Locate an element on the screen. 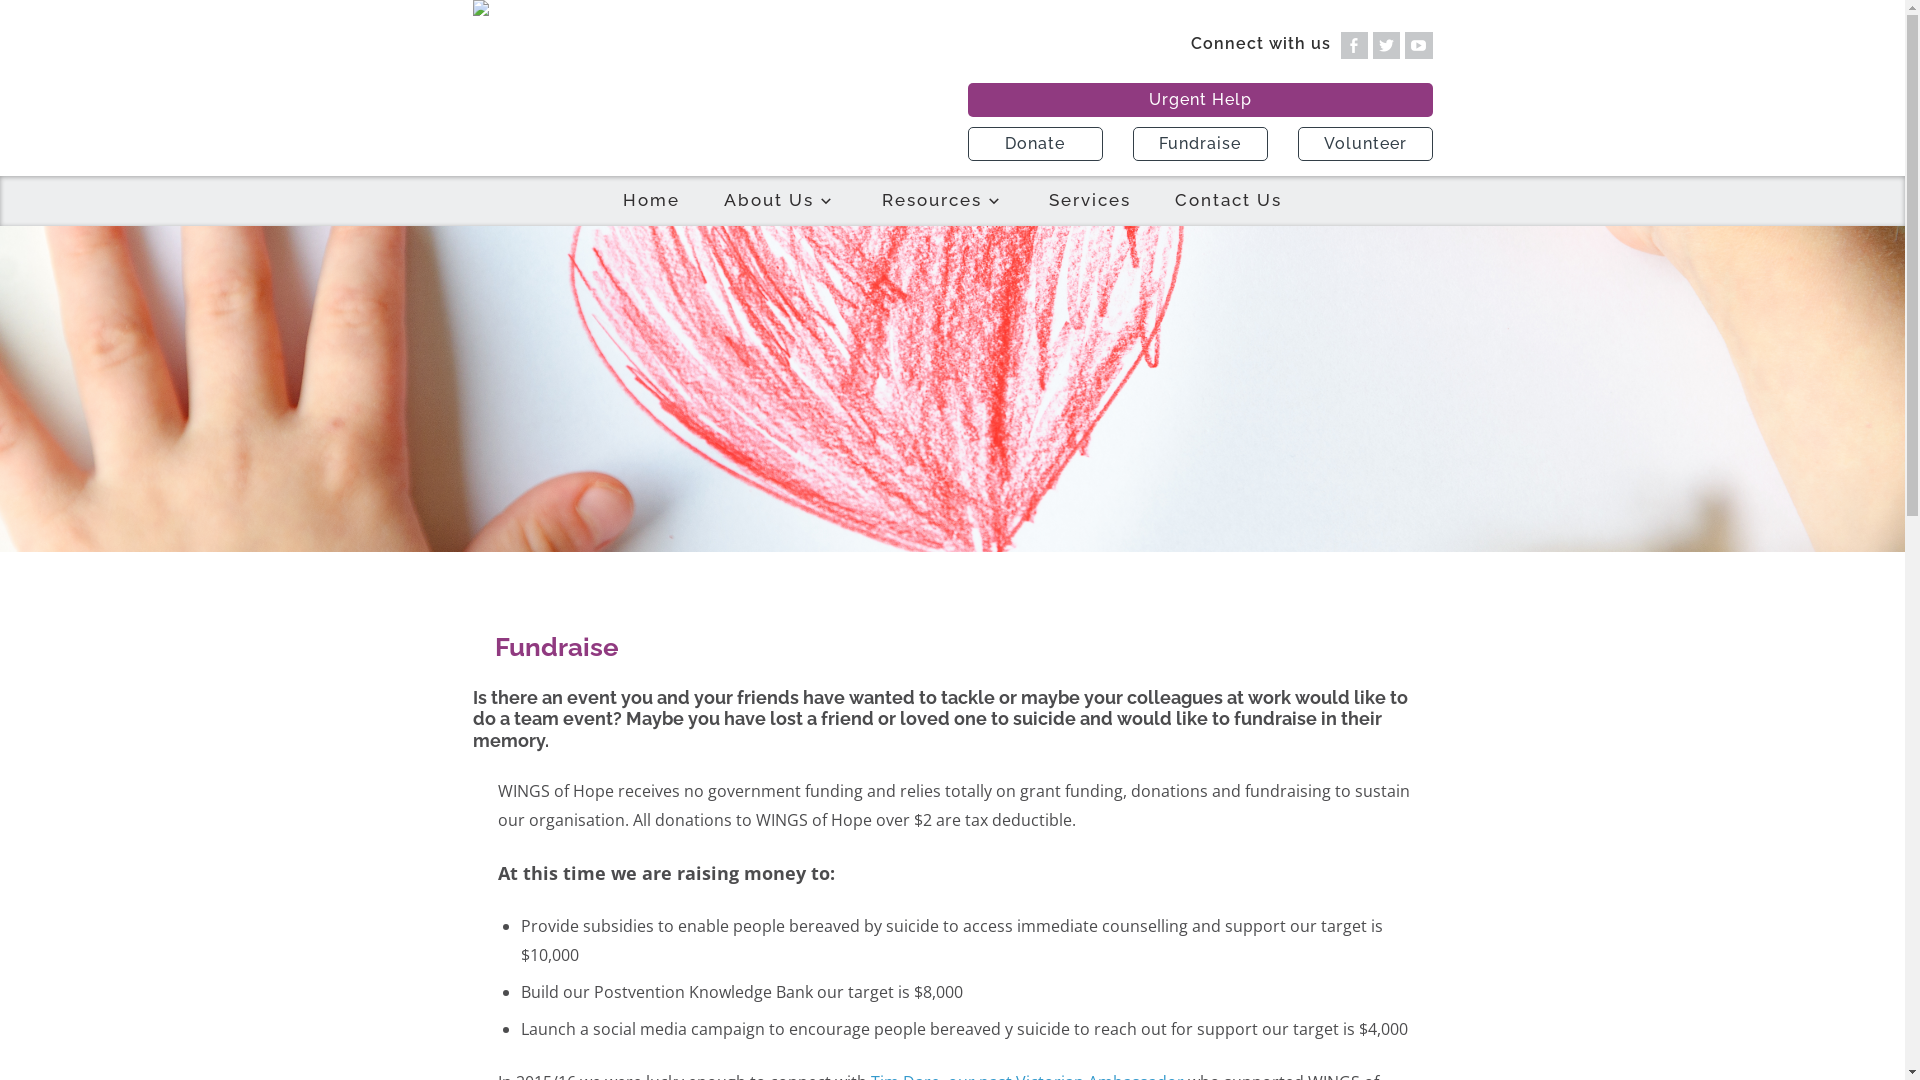  'Services' is located at coordinates (1088, 200).